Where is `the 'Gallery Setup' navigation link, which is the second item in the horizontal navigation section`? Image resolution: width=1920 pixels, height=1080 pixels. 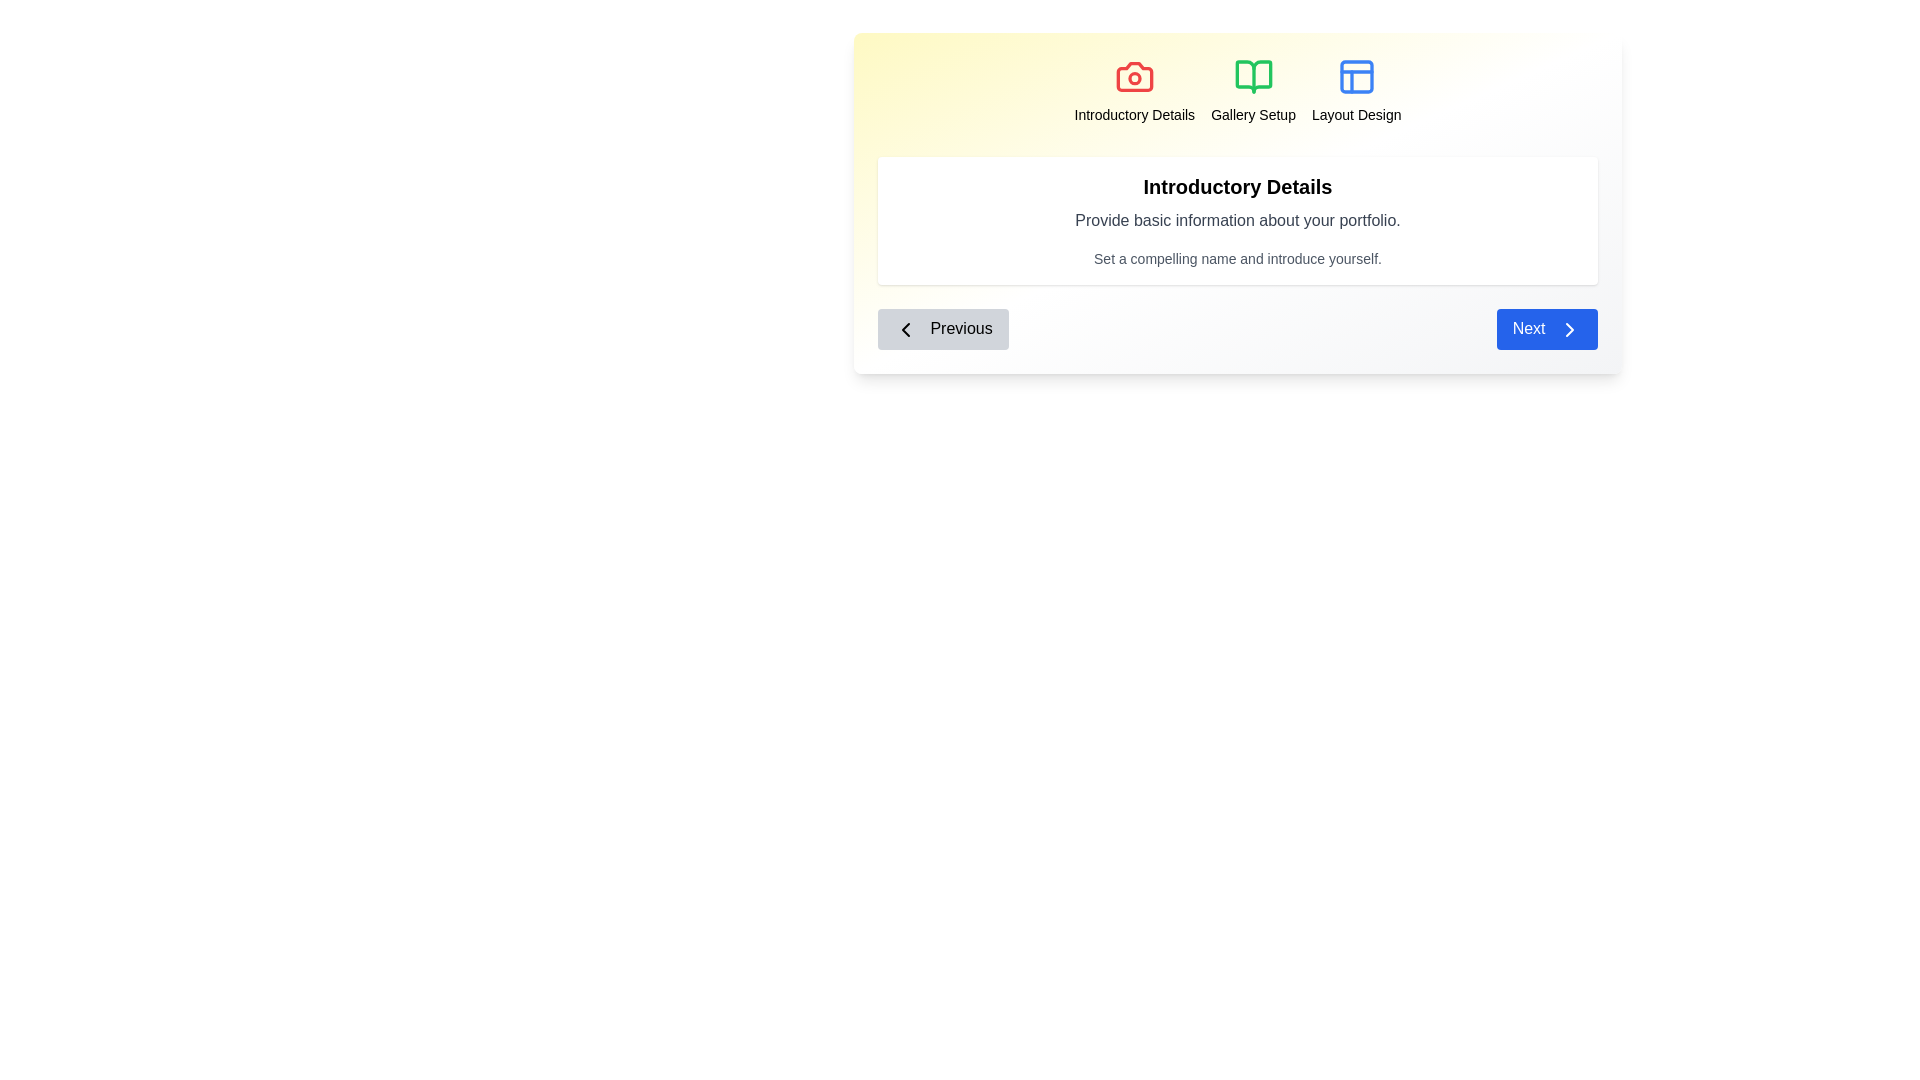
the 'Gallery Setup' navigation link, which is the second item in the horizontal navigation section is located at coordinates (1252, 91).